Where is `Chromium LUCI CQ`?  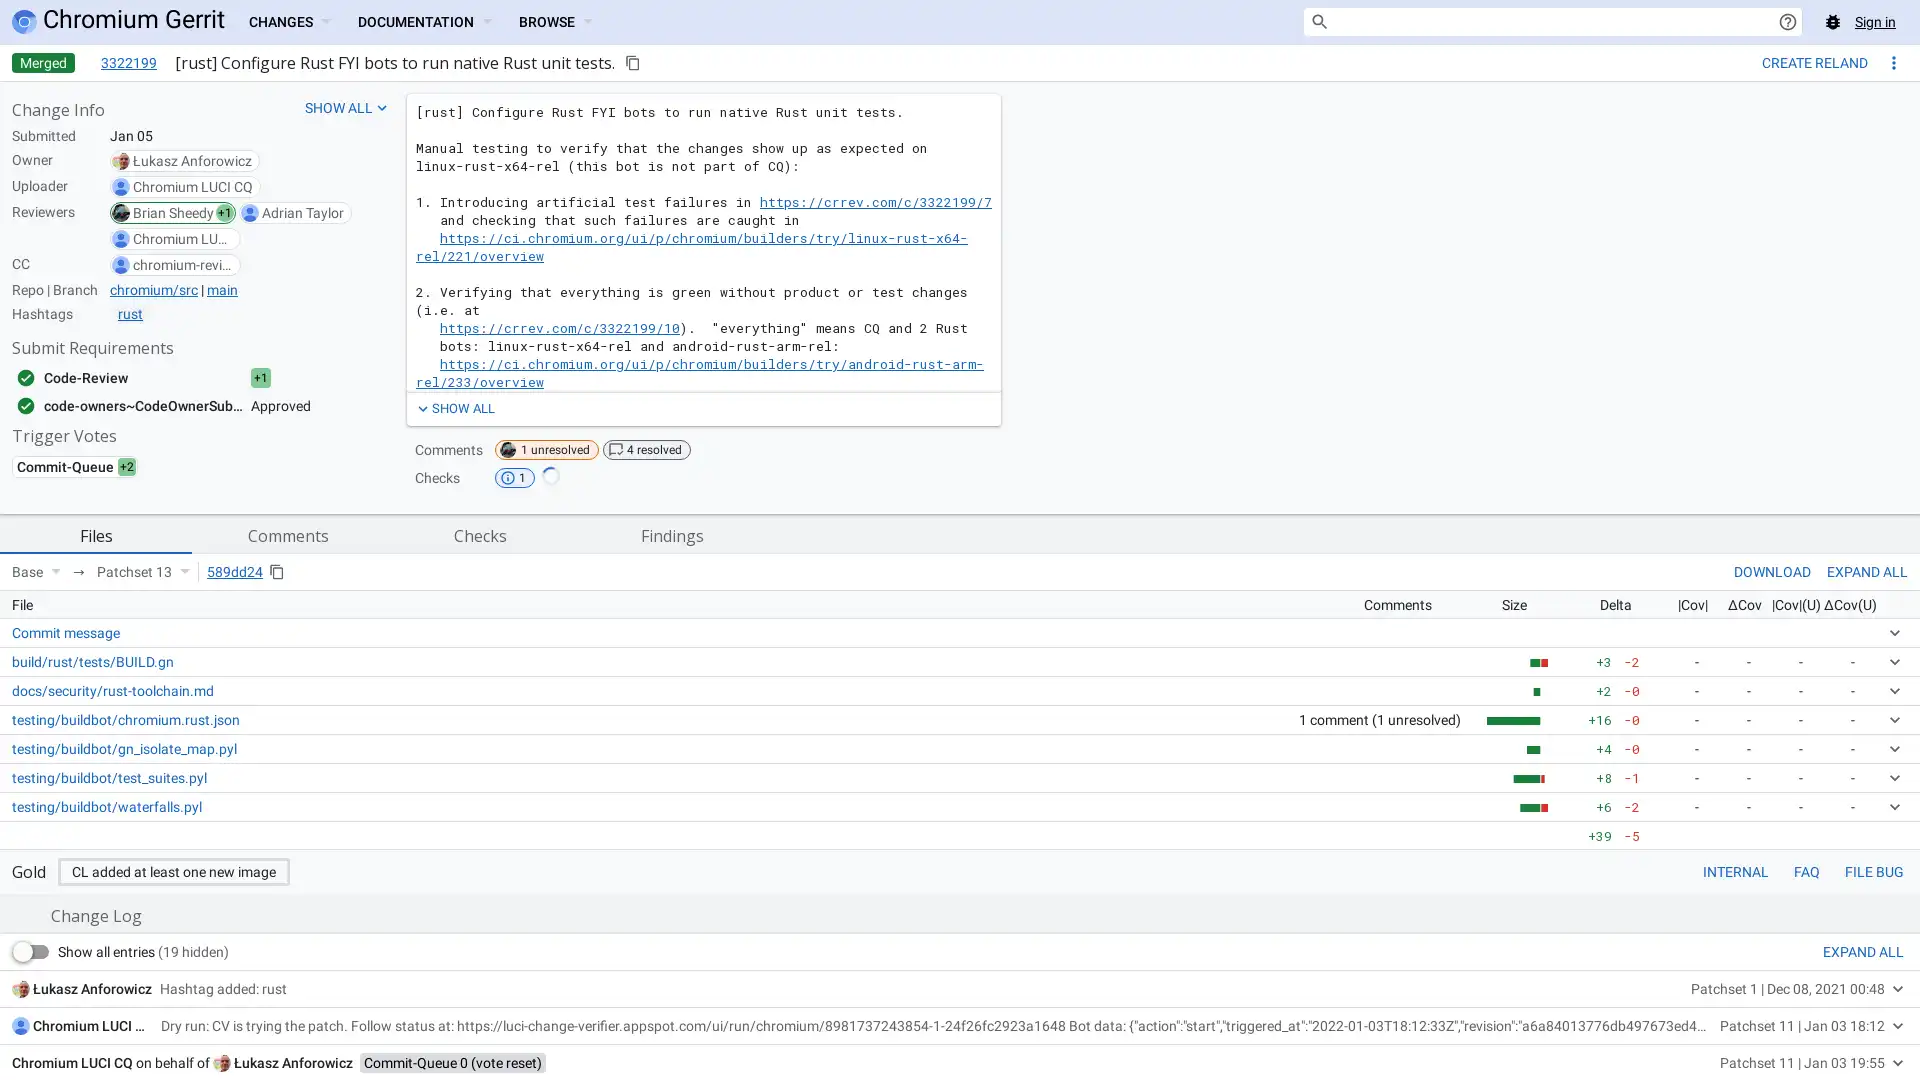
Chromium LUCI CQ is located at coordinates (91, 1026).